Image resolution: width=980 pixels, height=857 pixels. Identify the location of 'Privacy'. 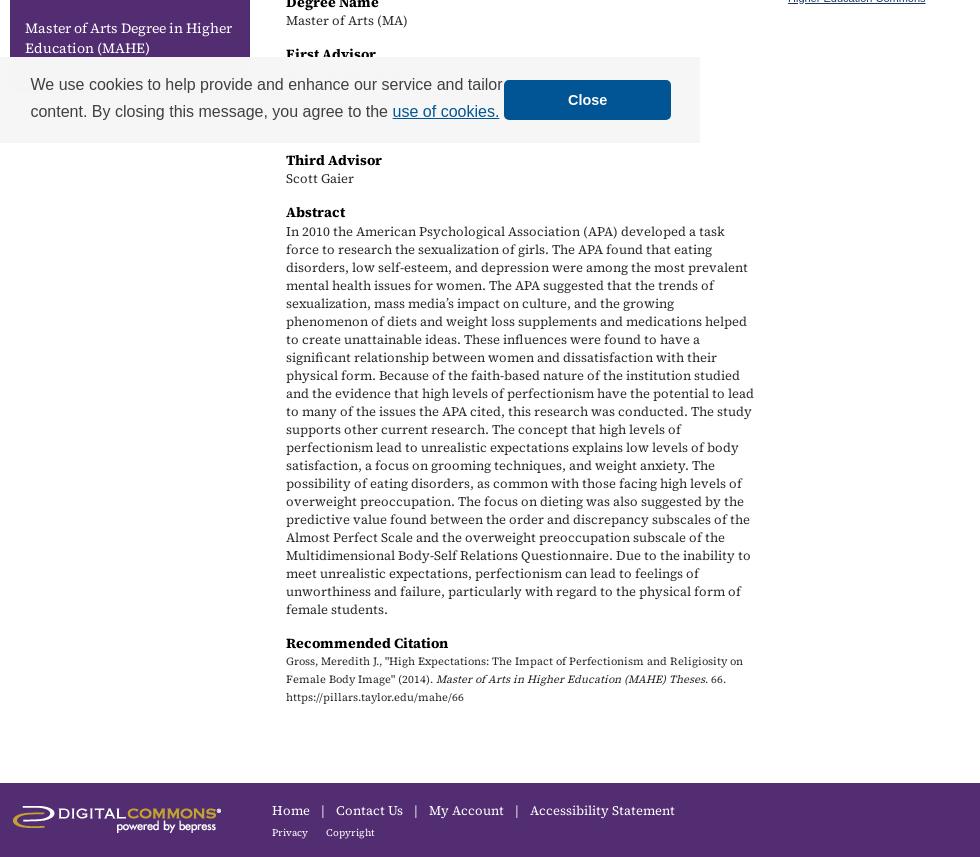
(290, 831).